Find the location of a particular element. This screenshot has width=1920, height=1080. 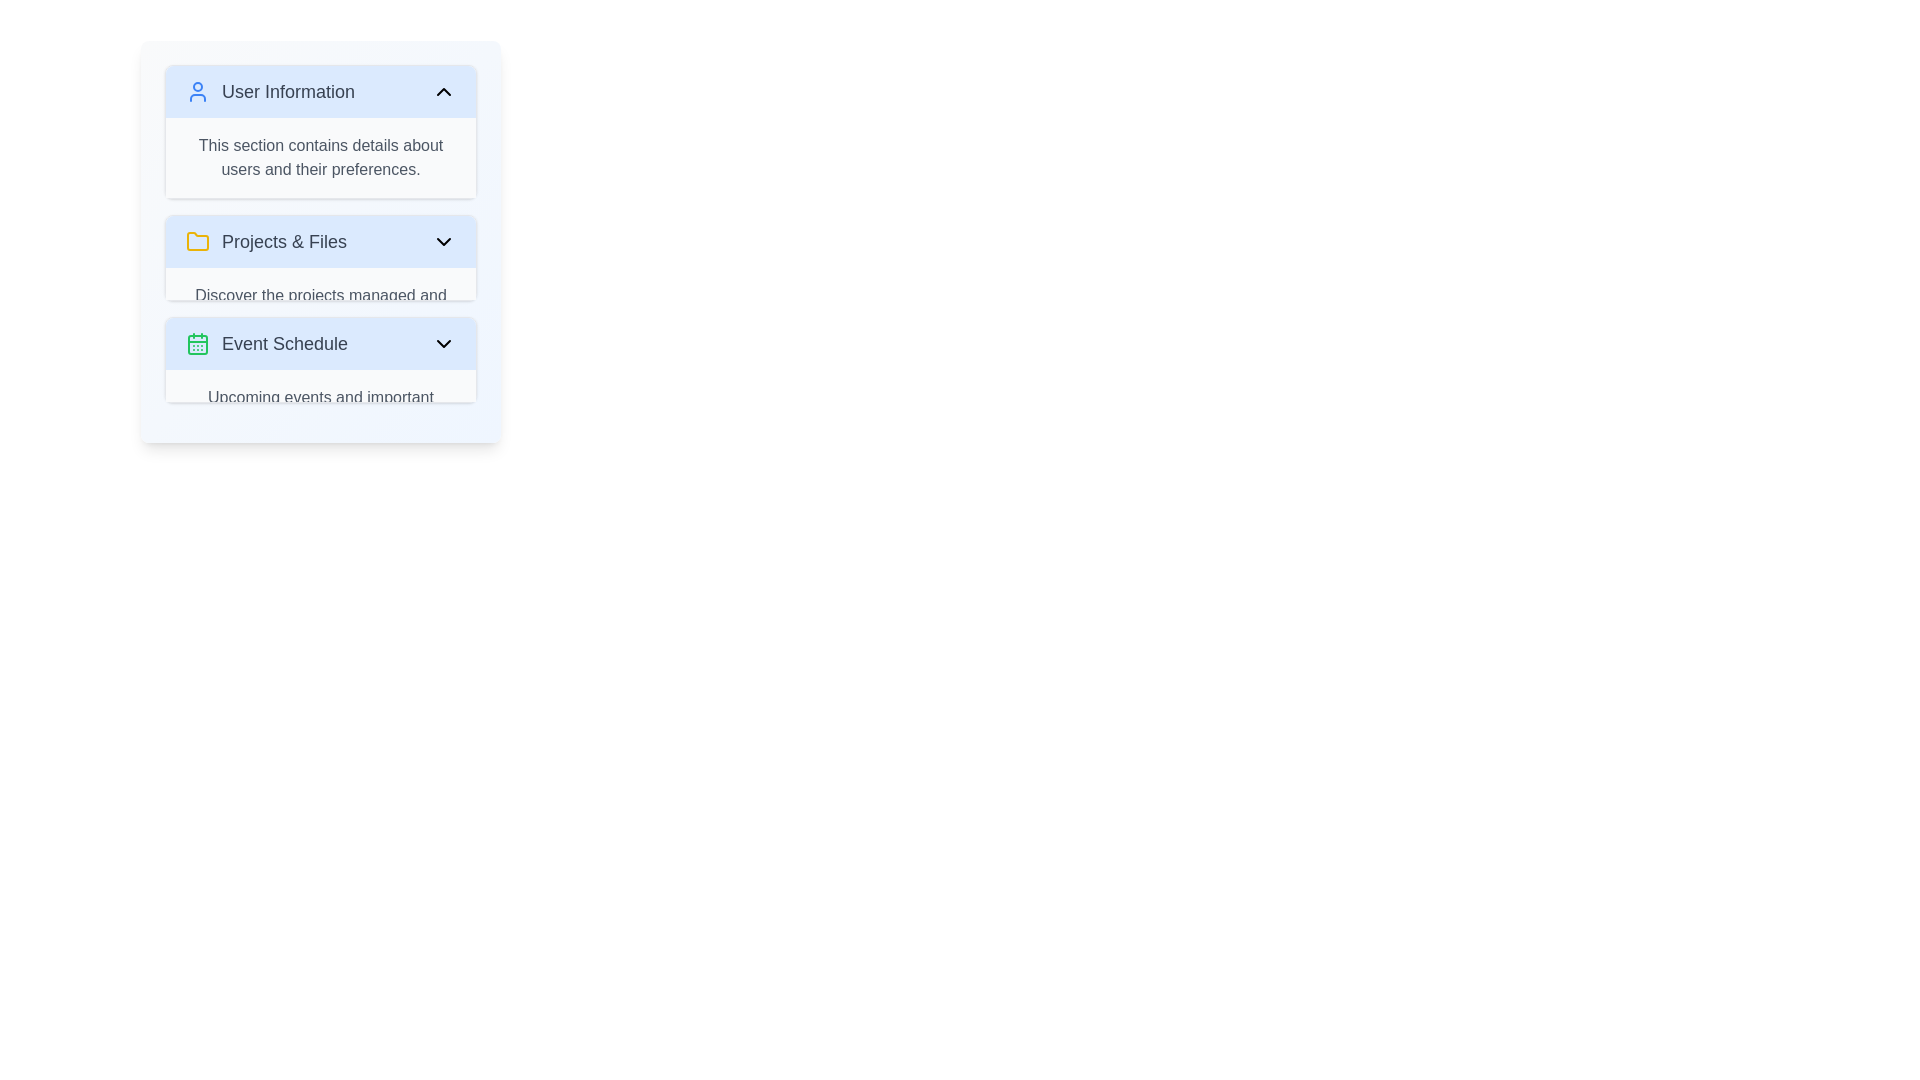

the downward-facing chevron icon (dropdown indicator) next to the 'Projects & Files' text is located at coordinates (443, 241).